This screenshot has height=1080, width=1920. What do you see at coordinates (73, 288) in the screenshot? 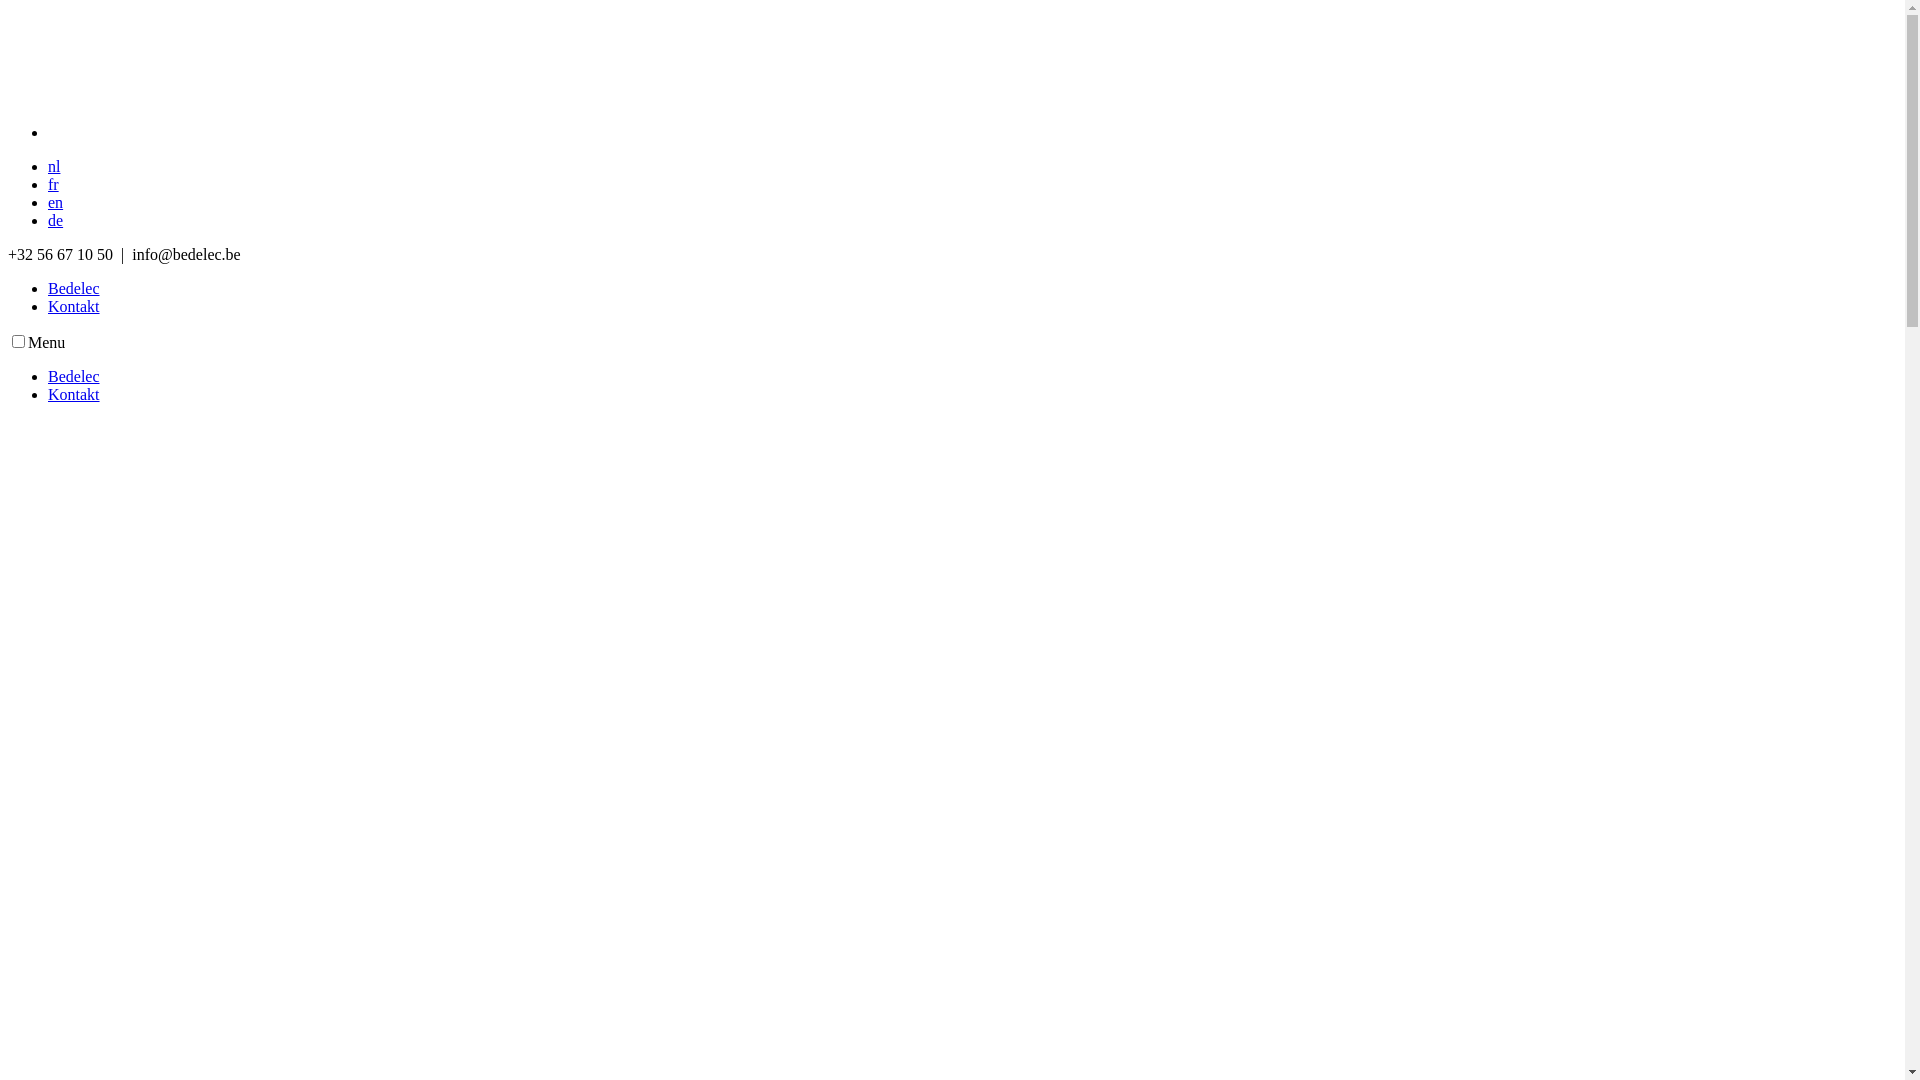
I see `'Bedelec'` at bounding box center [73, 288].